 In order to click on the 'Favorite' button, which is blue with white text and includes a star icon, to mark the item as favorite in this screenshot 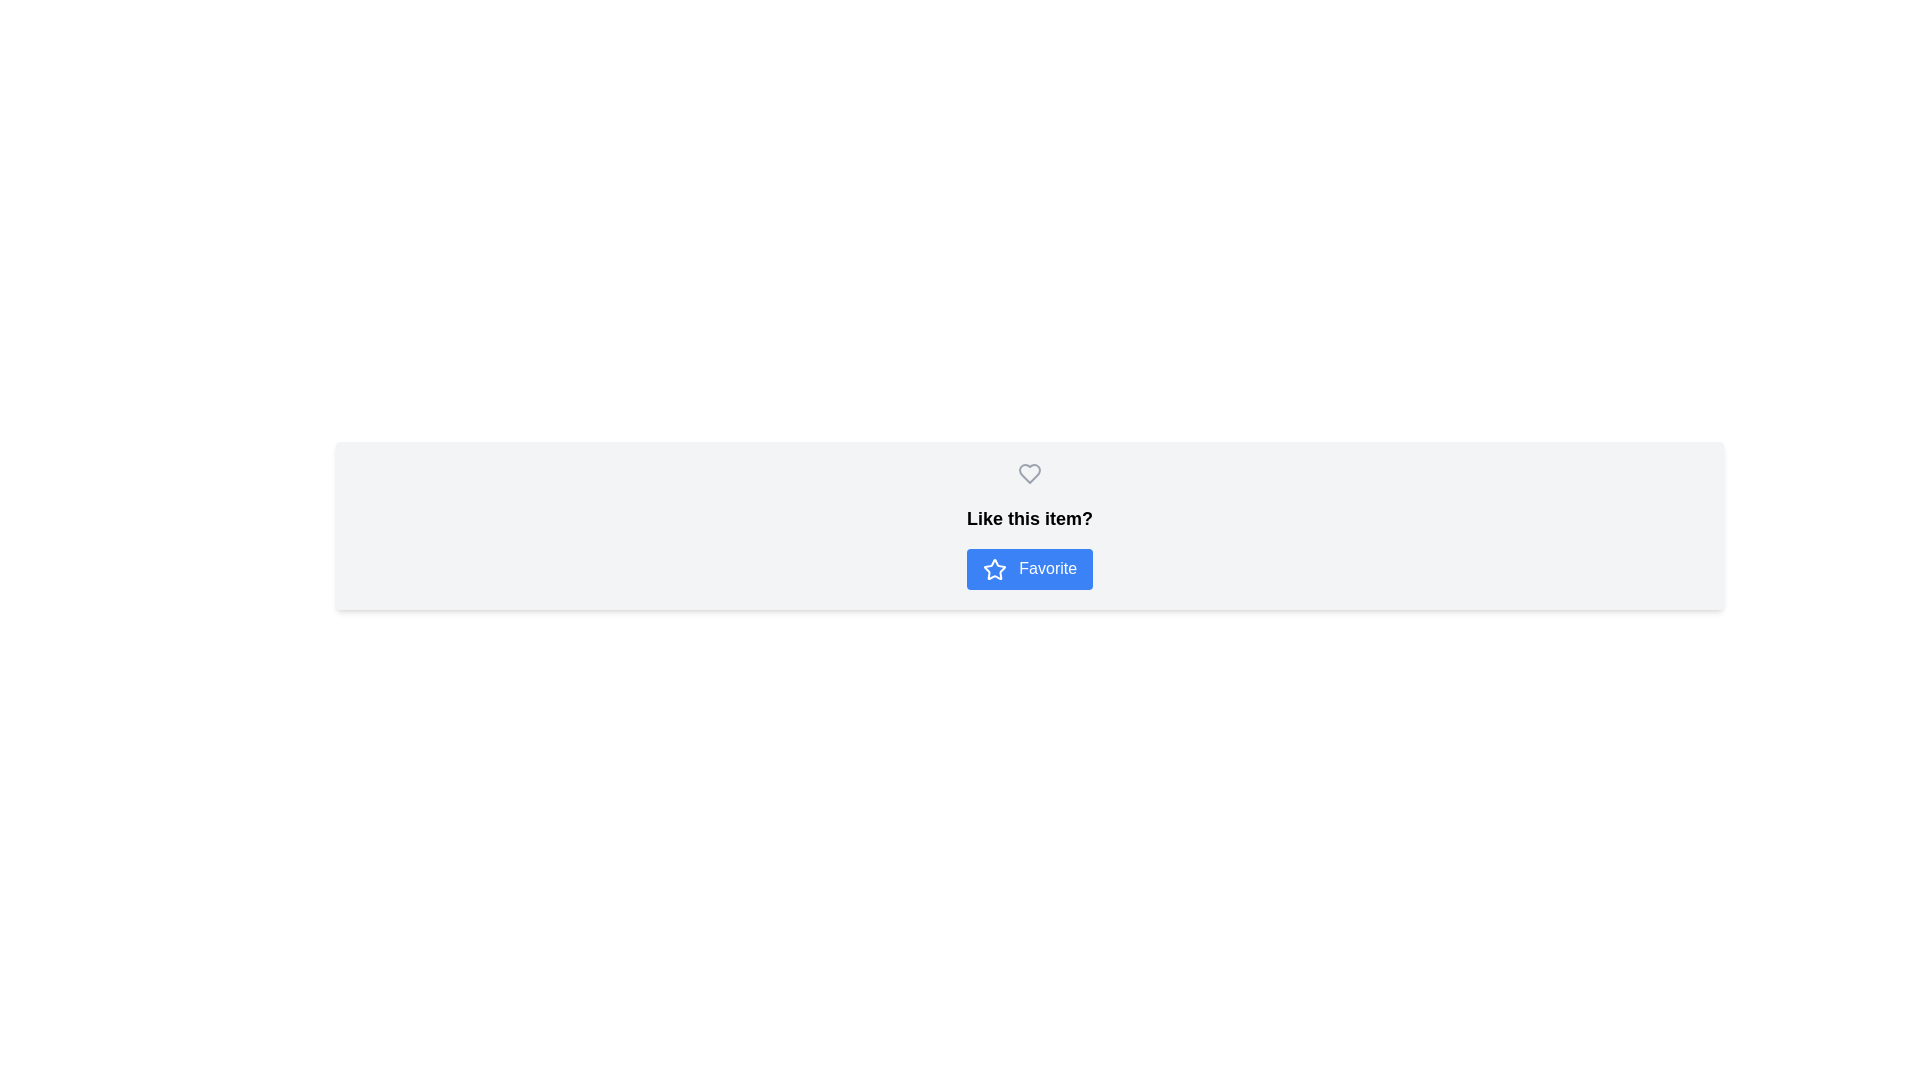, I will do `click(1030, 569)`.